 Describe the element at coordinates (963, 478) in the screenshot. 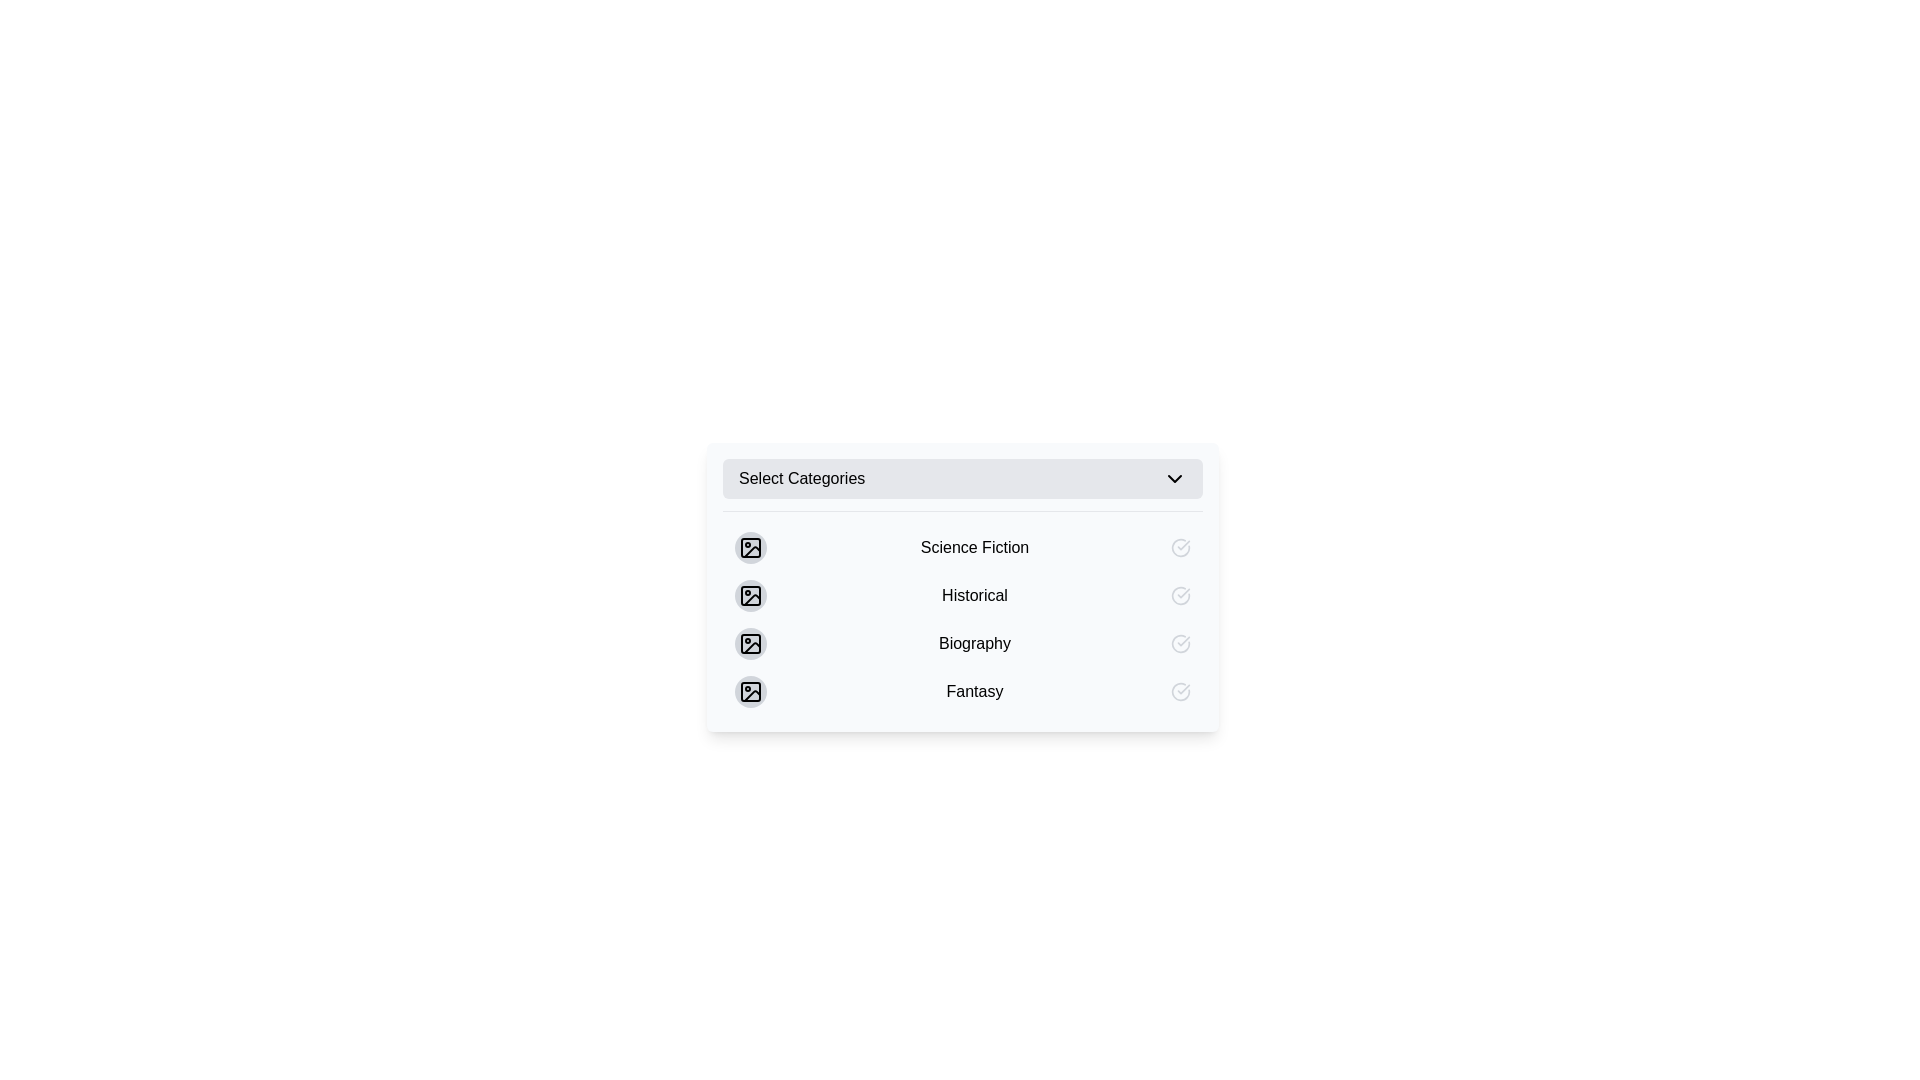

I see `the dropdown menu labeled 'Select Categories' with a light gray background and rounded corners` at that location.